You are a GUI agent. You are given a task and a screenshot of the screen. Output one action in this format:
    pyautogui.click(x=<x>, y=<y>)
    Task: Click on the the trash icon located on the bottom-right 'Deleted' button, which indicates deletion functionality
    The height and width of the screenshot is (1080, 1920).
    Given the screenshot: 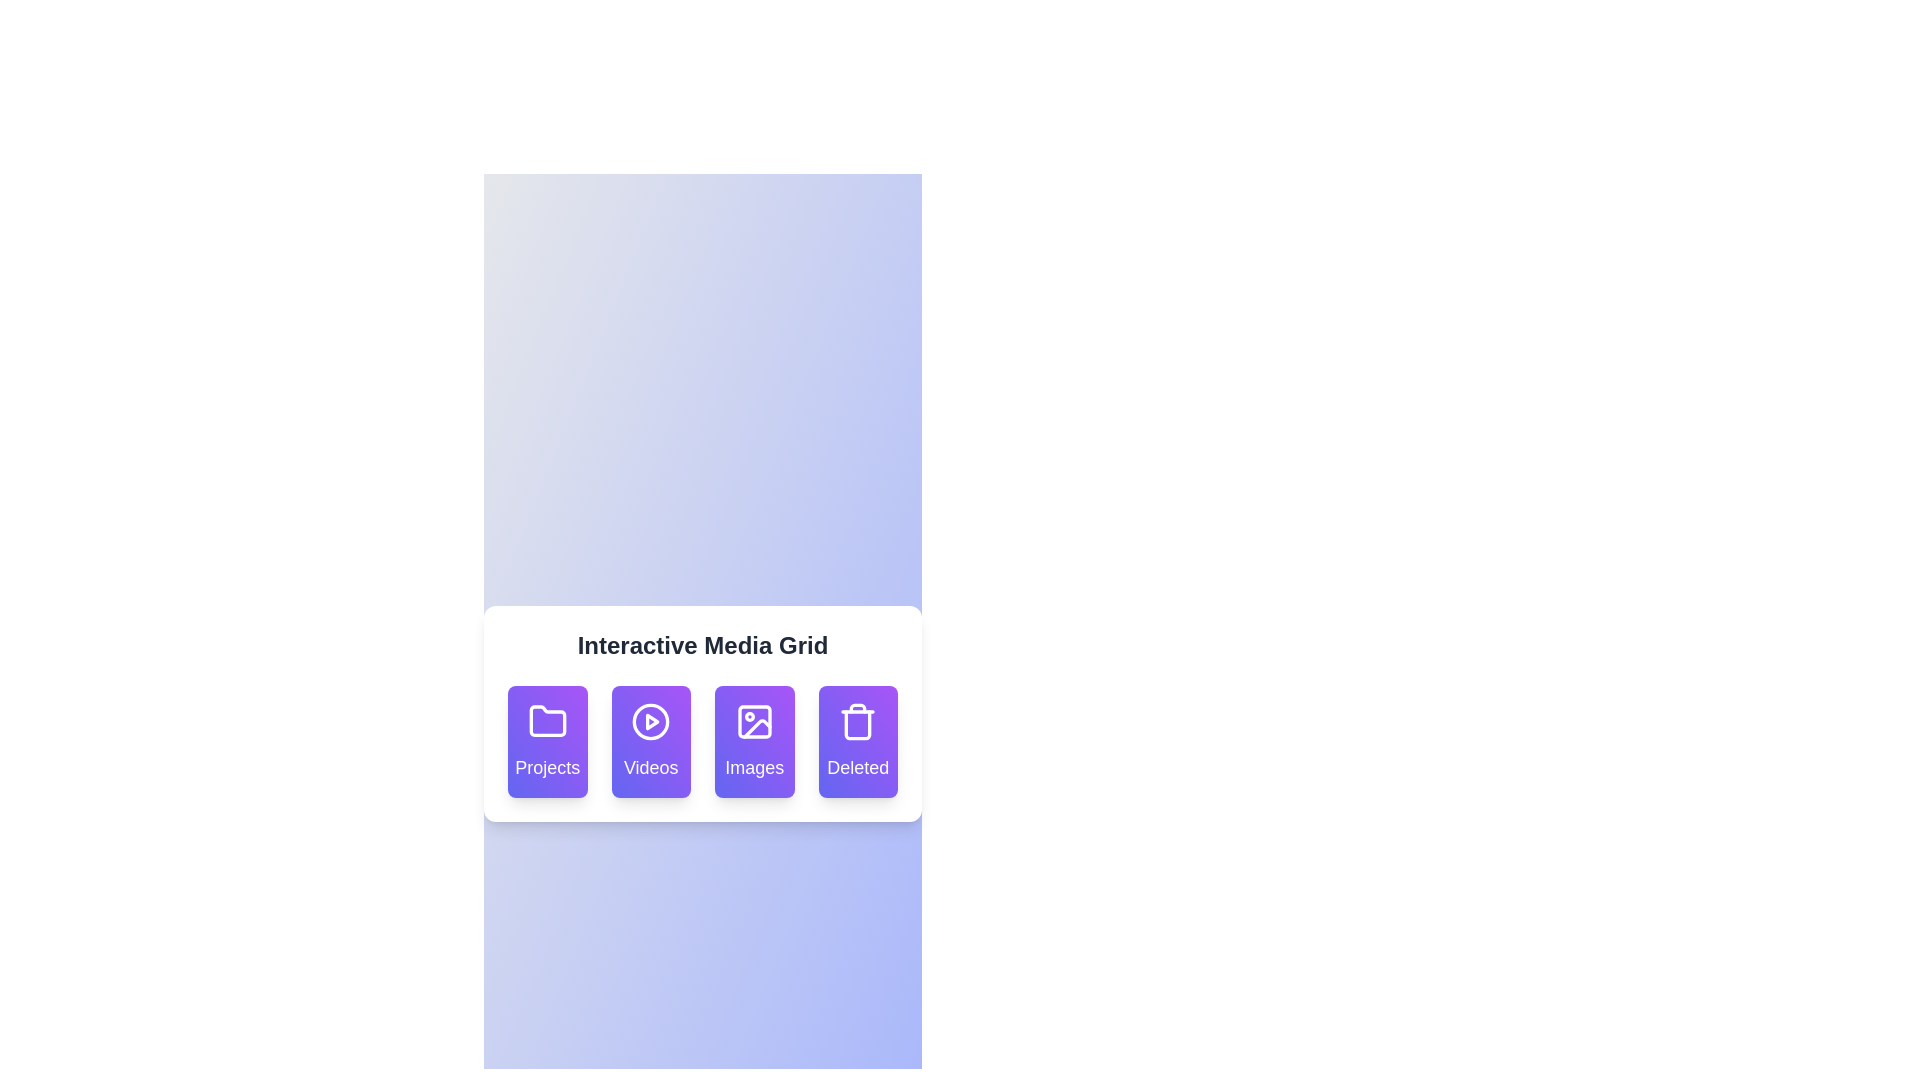 What is the action you would take?
    pyautogui.click(x=858, y=725)
    